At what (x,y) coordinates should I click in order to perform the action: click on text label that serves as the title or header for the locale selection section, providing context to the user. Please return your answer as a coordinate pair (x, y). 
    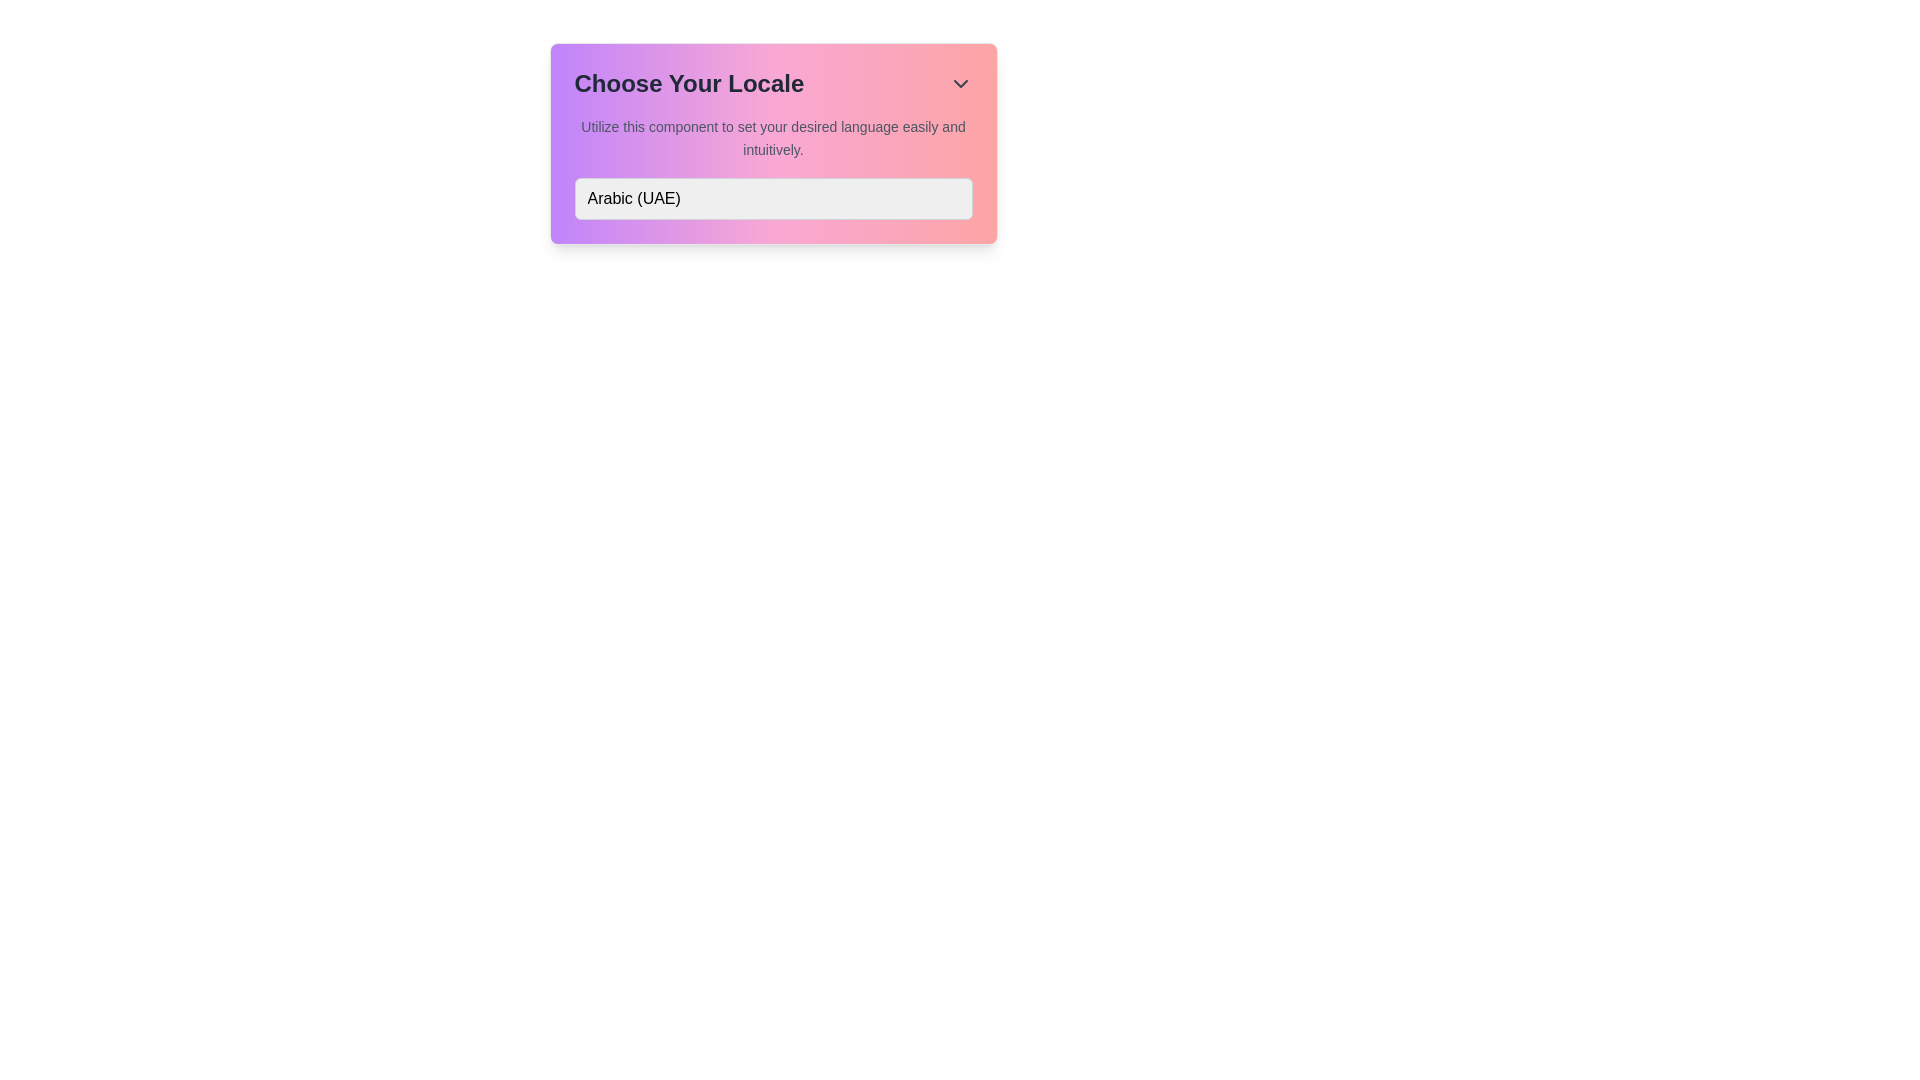
    Looking at the image, I should click on (689, 83).